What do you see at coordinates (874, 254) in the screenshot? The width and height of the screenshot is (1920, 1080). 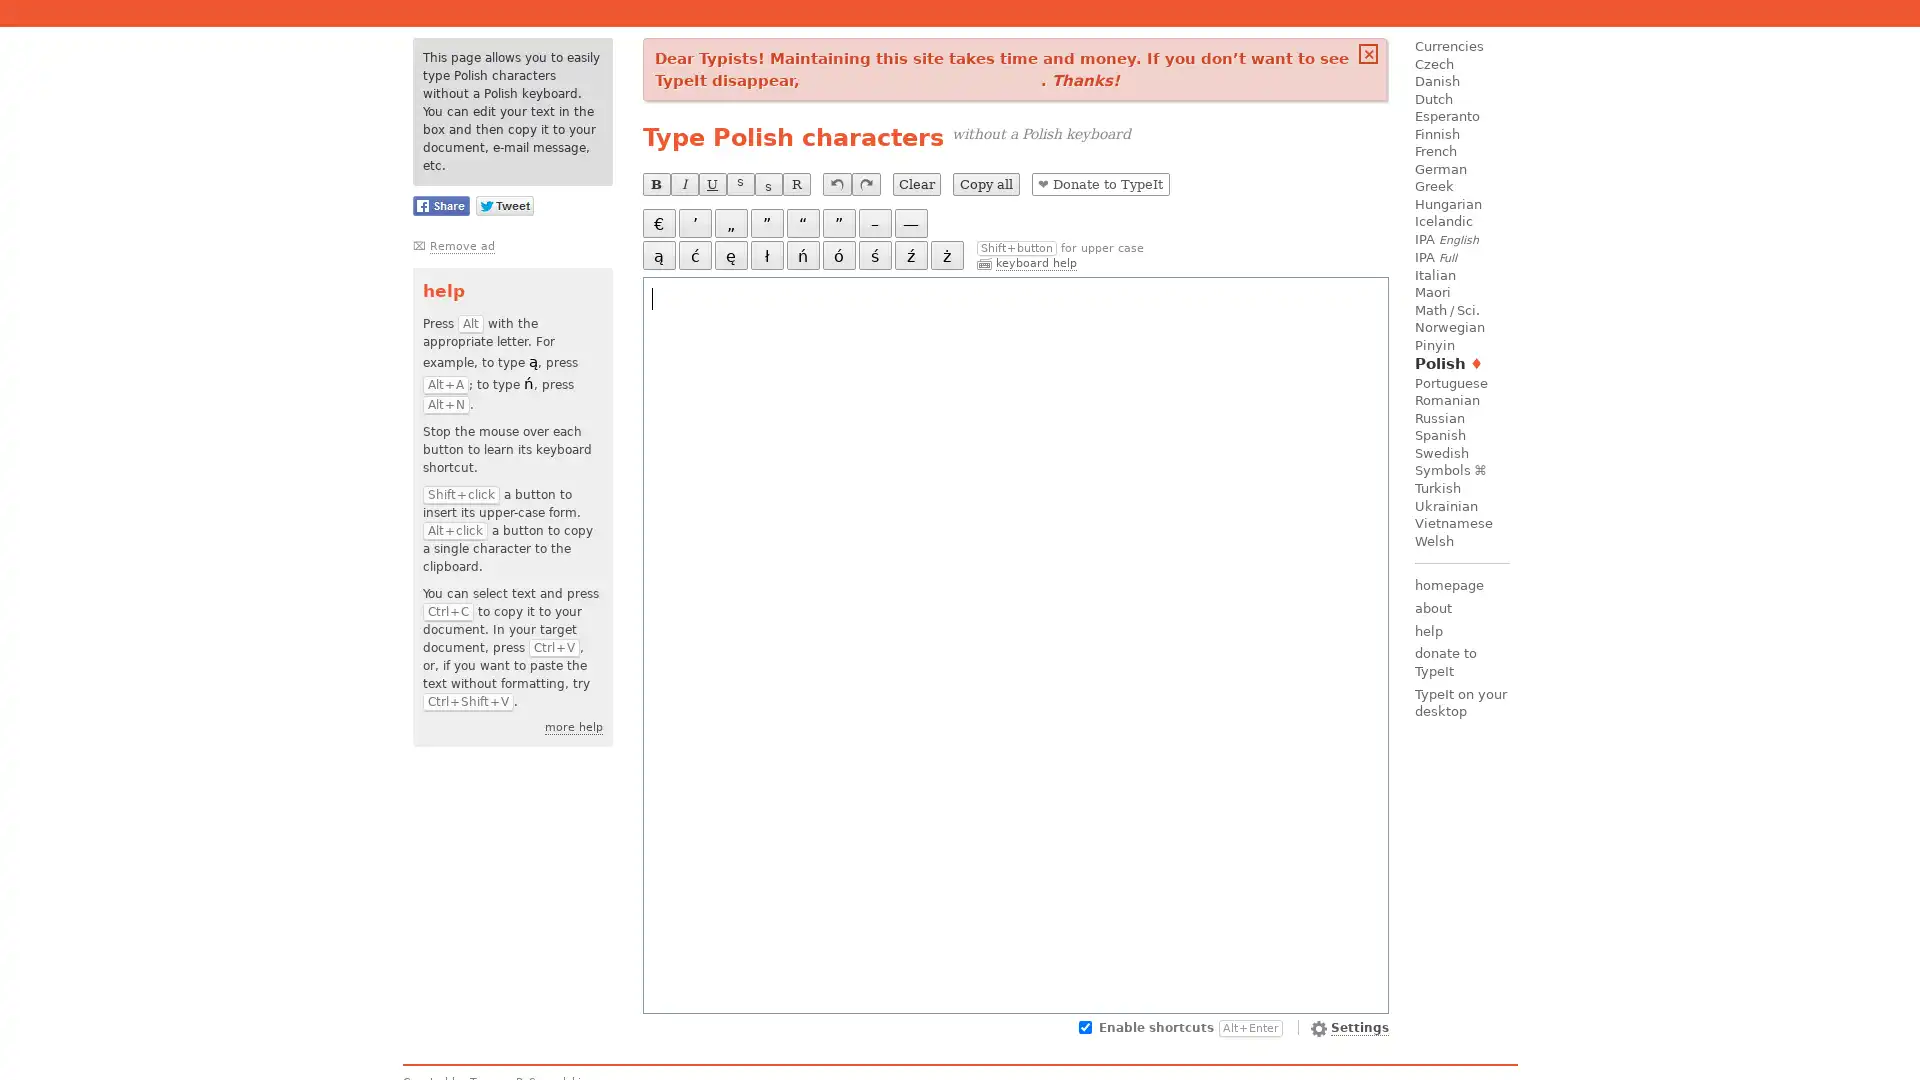 I see `s` at bounding box center [874, 254].